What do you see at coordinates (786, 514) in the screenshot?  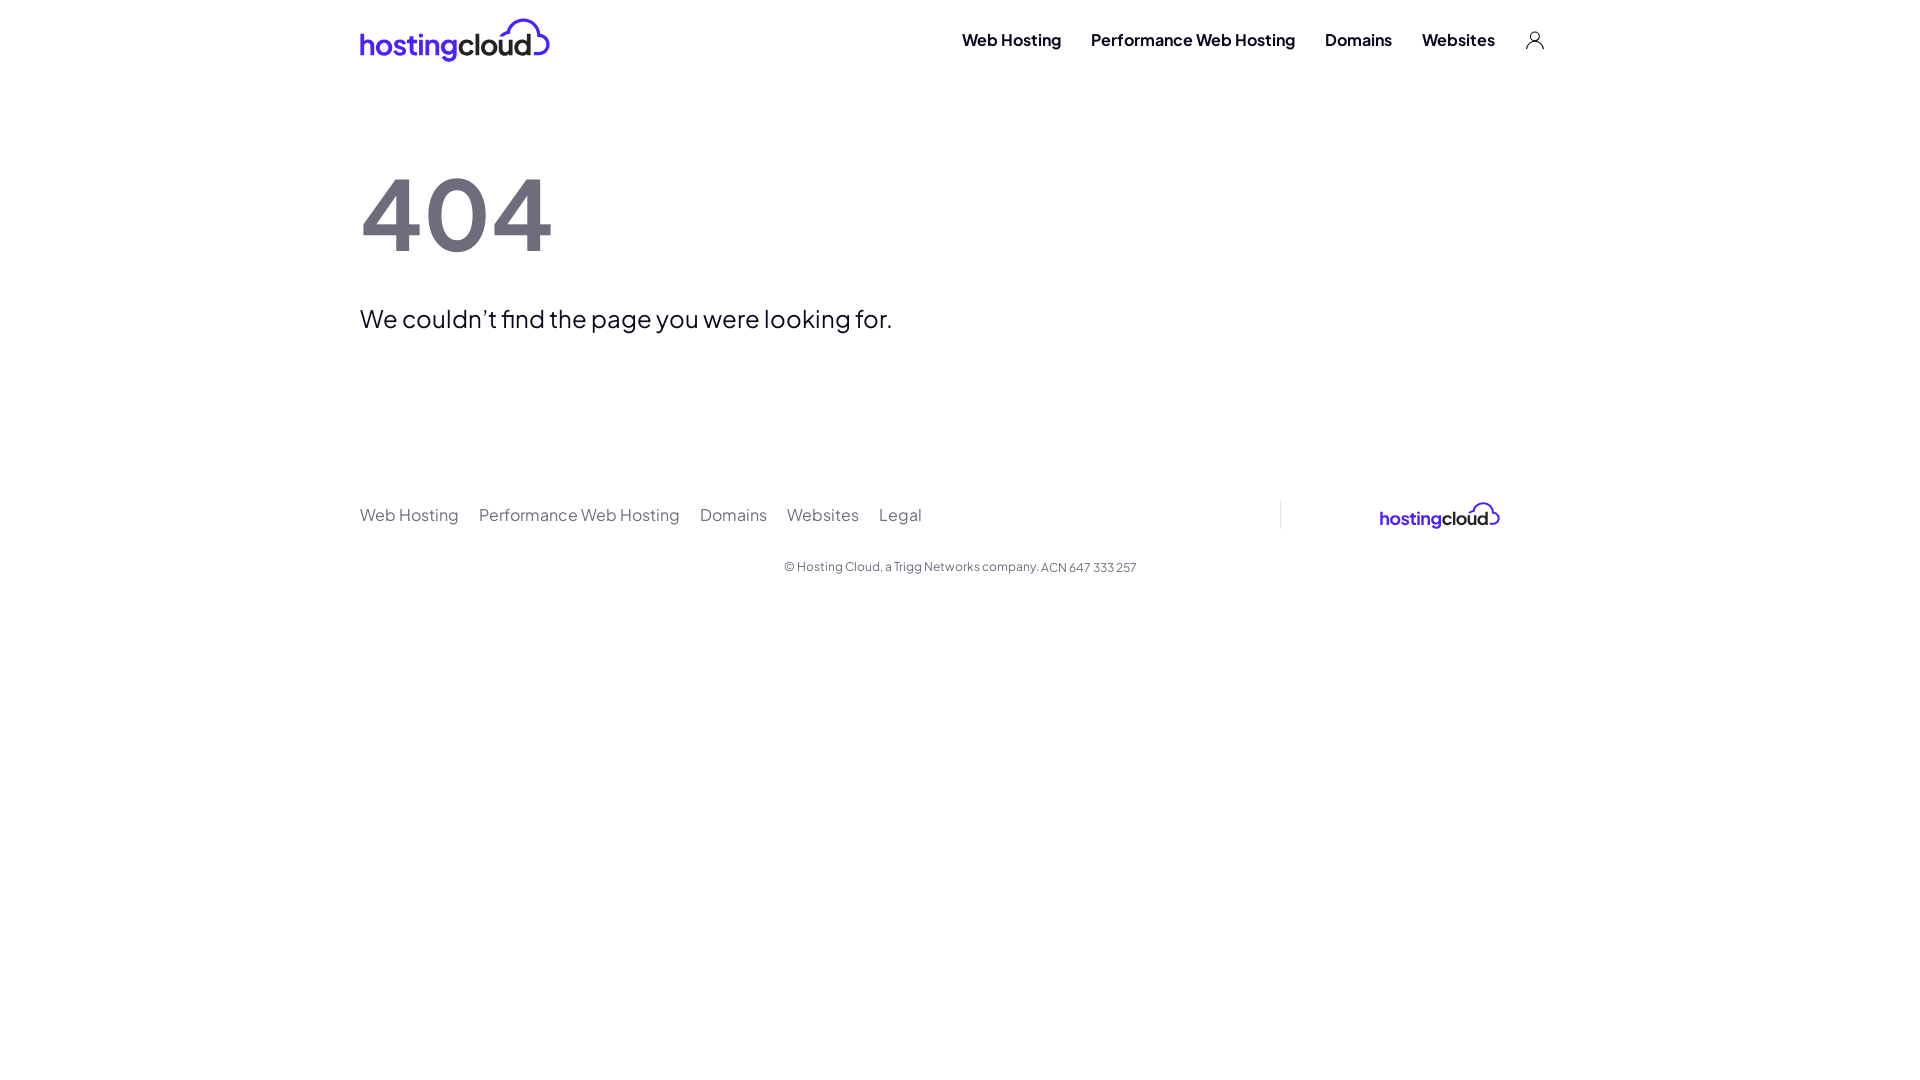 I see `'Websites'` at bounding box center [786, 514].